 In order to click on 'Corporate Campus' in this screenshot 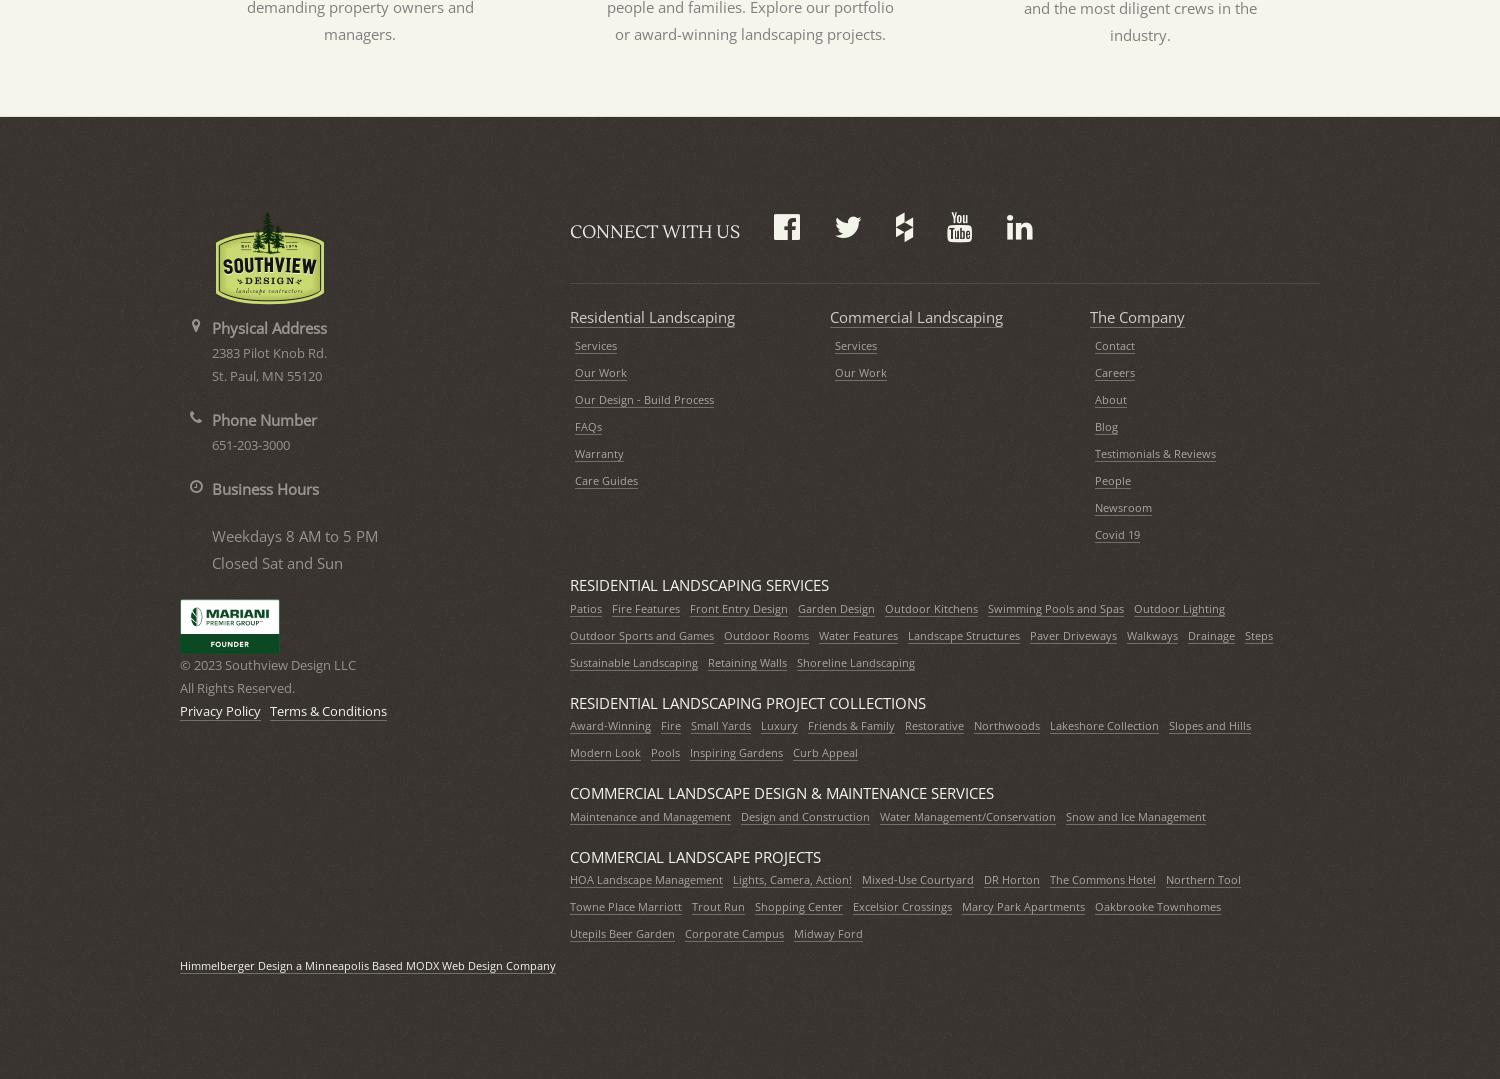, I will do `click(733, 933)`.